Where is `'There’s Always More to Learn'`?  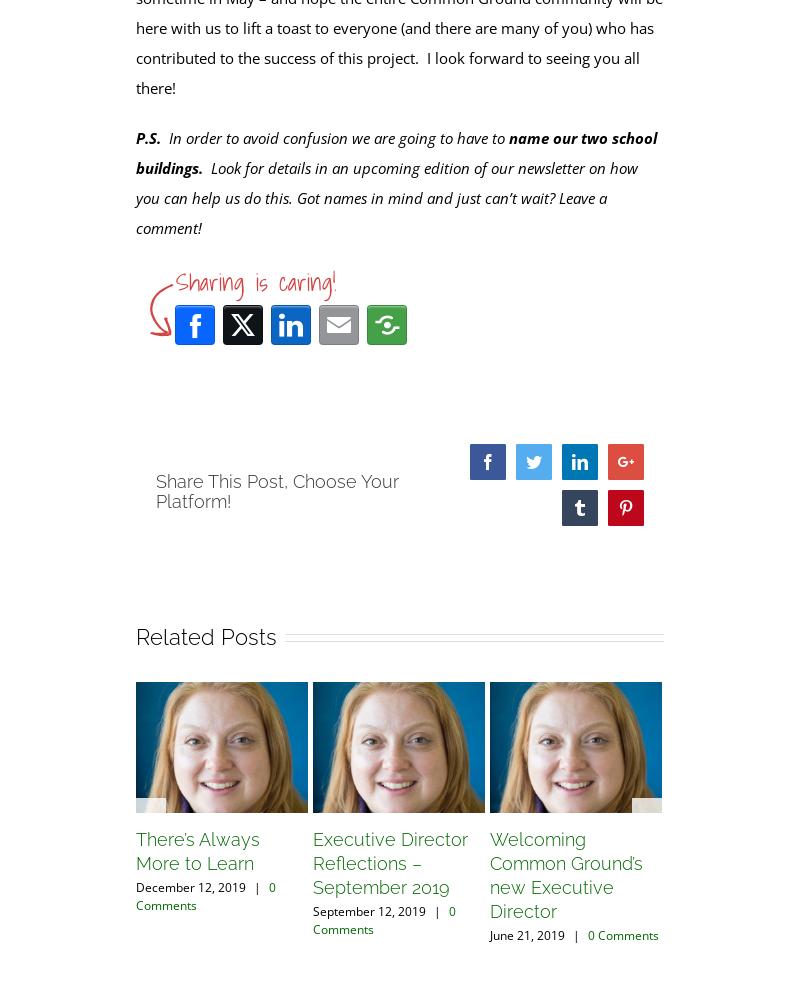 'There’s Always More to Learn' is located at coordinates (197, 851).